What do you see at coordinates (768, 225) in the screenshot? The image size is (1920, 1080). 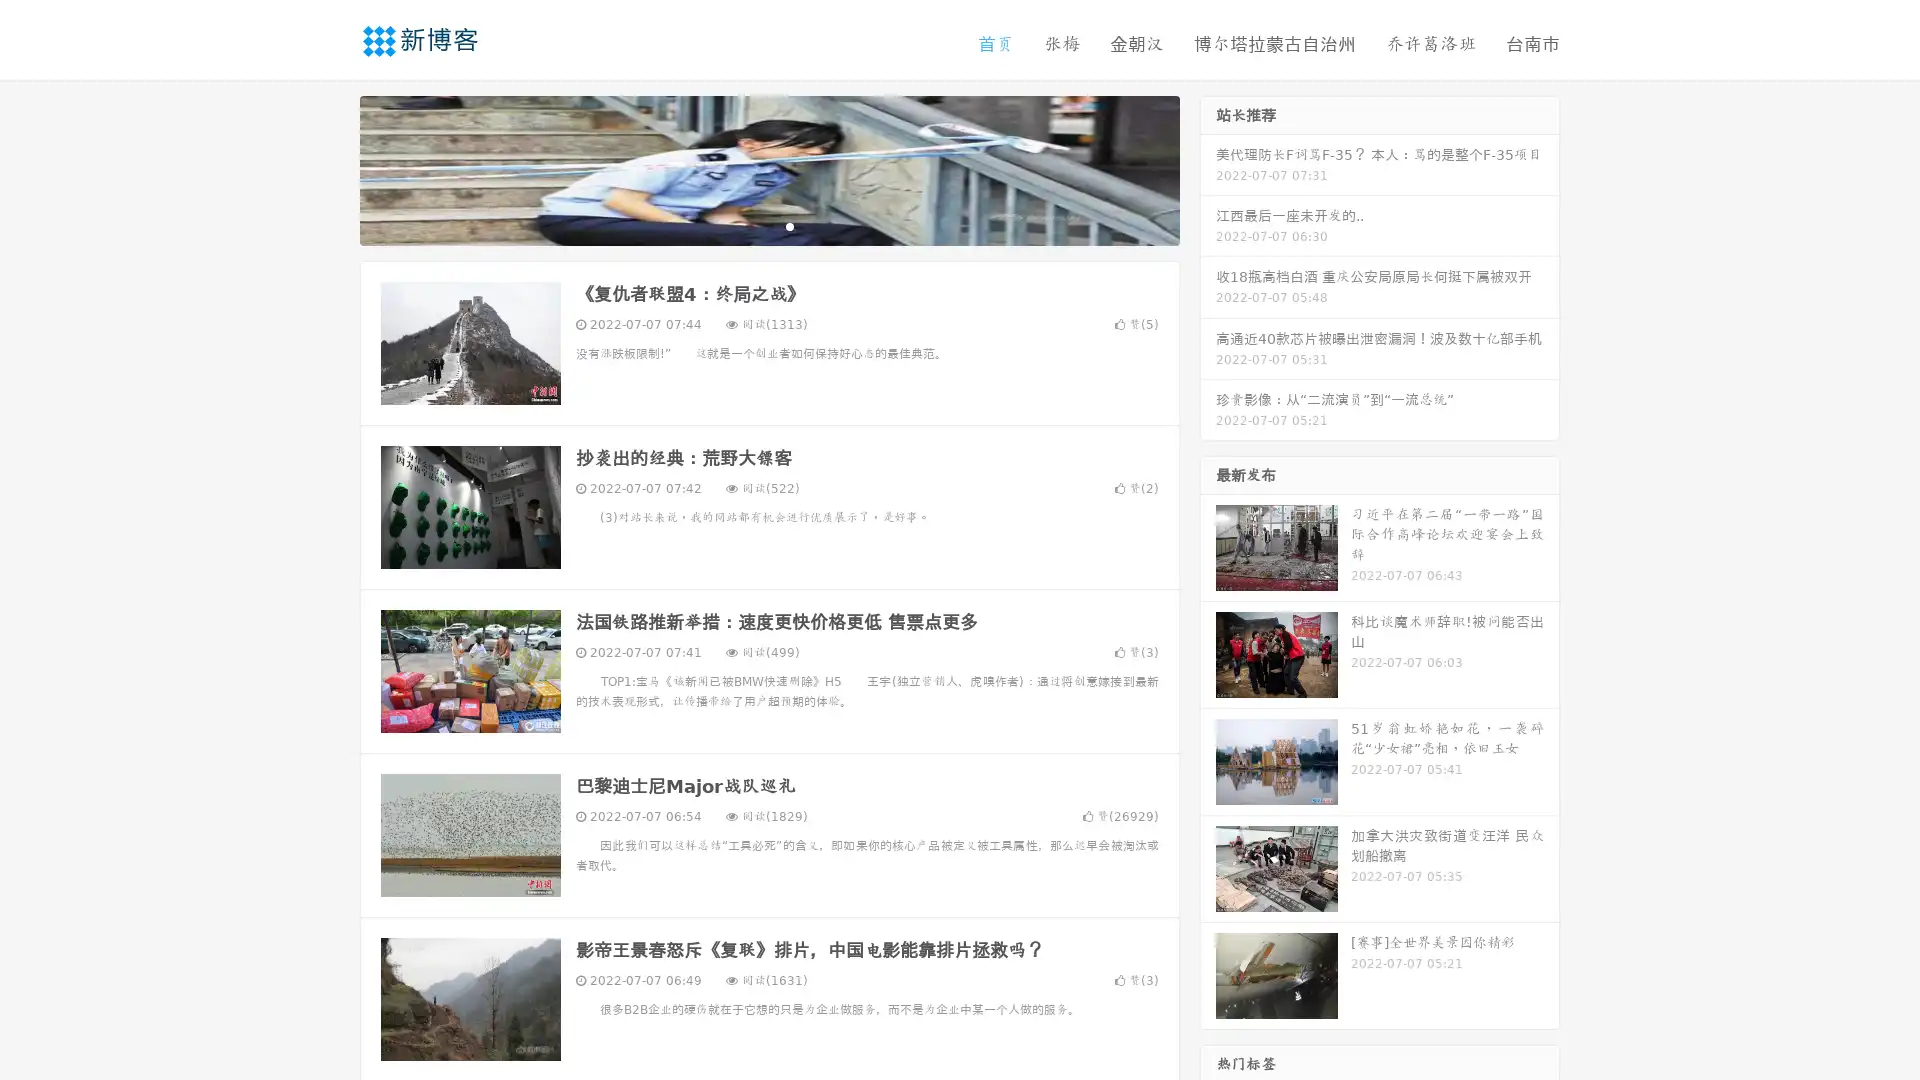 I see `Go to slide 2` at bounding box center [768, 225].